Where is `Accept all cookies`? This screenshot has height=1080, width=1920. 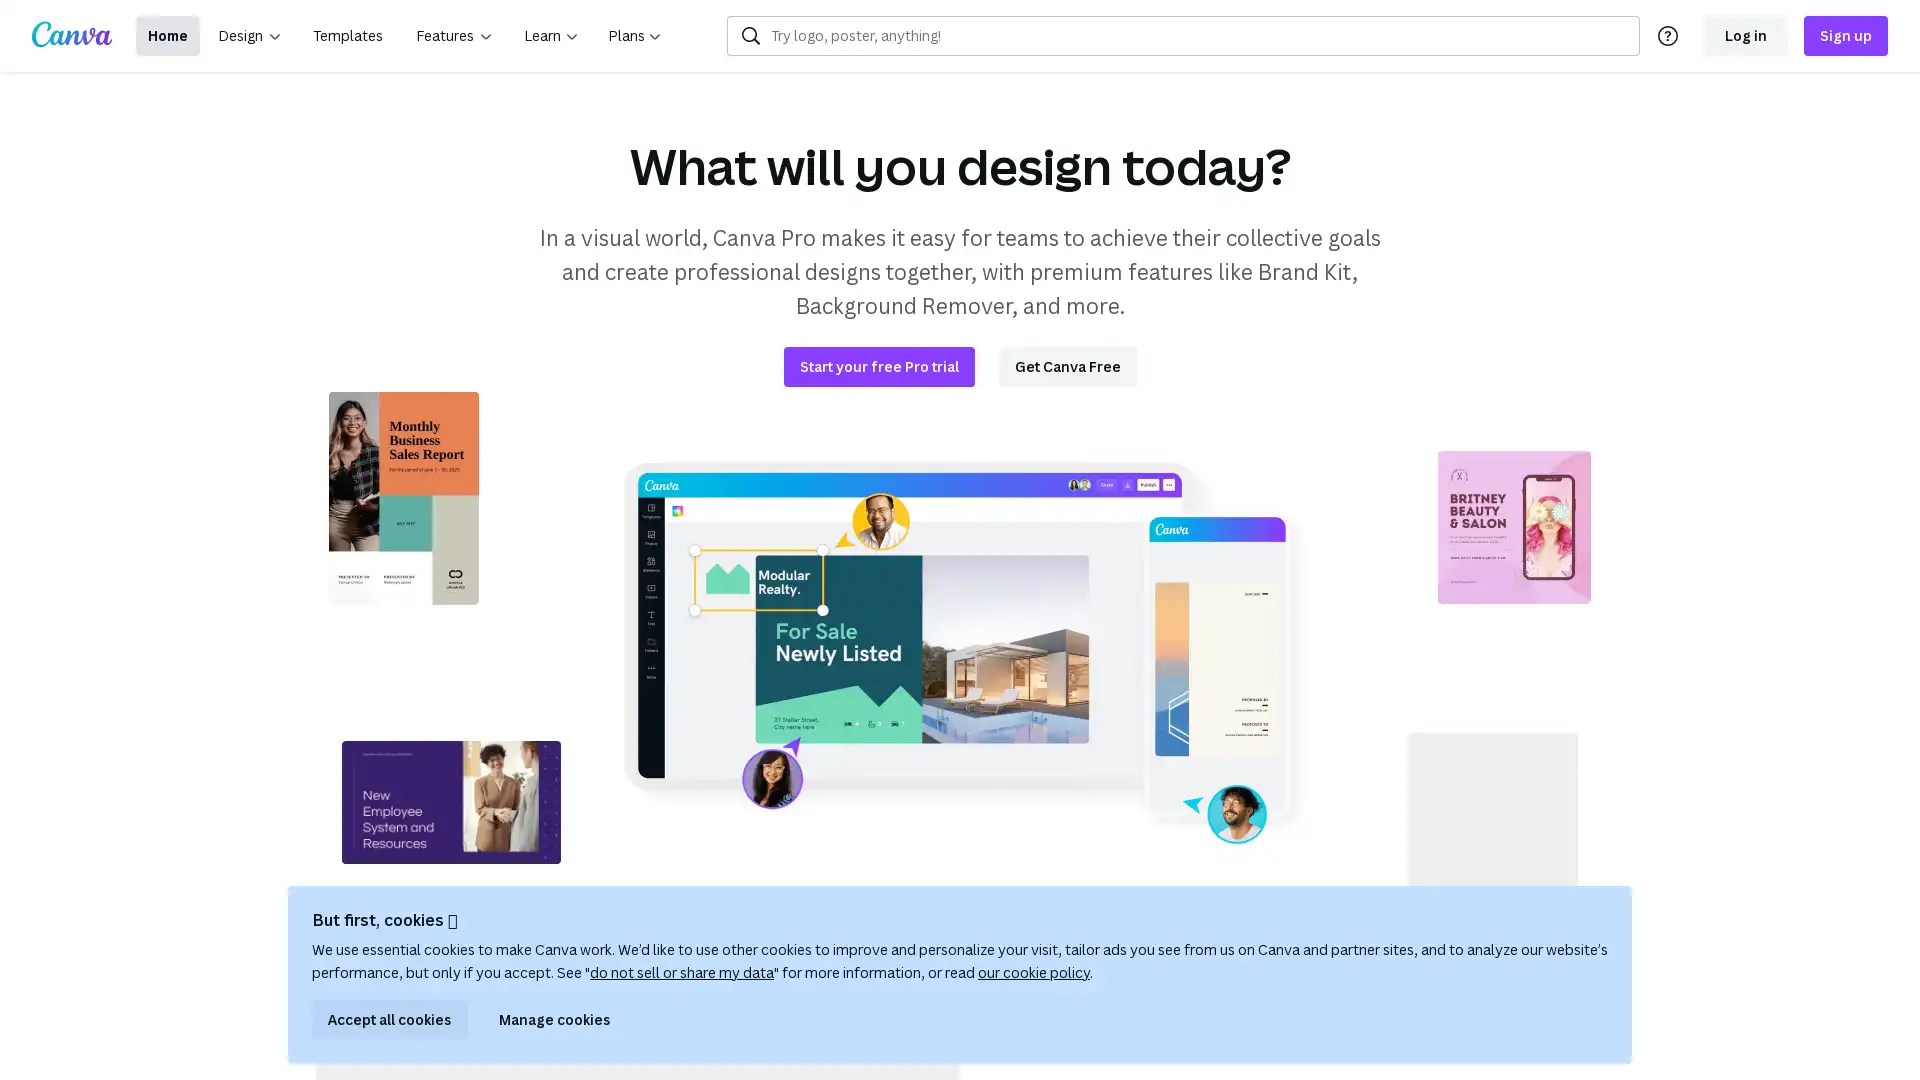 Accept all cookies is located at coordinates (389, 1019).